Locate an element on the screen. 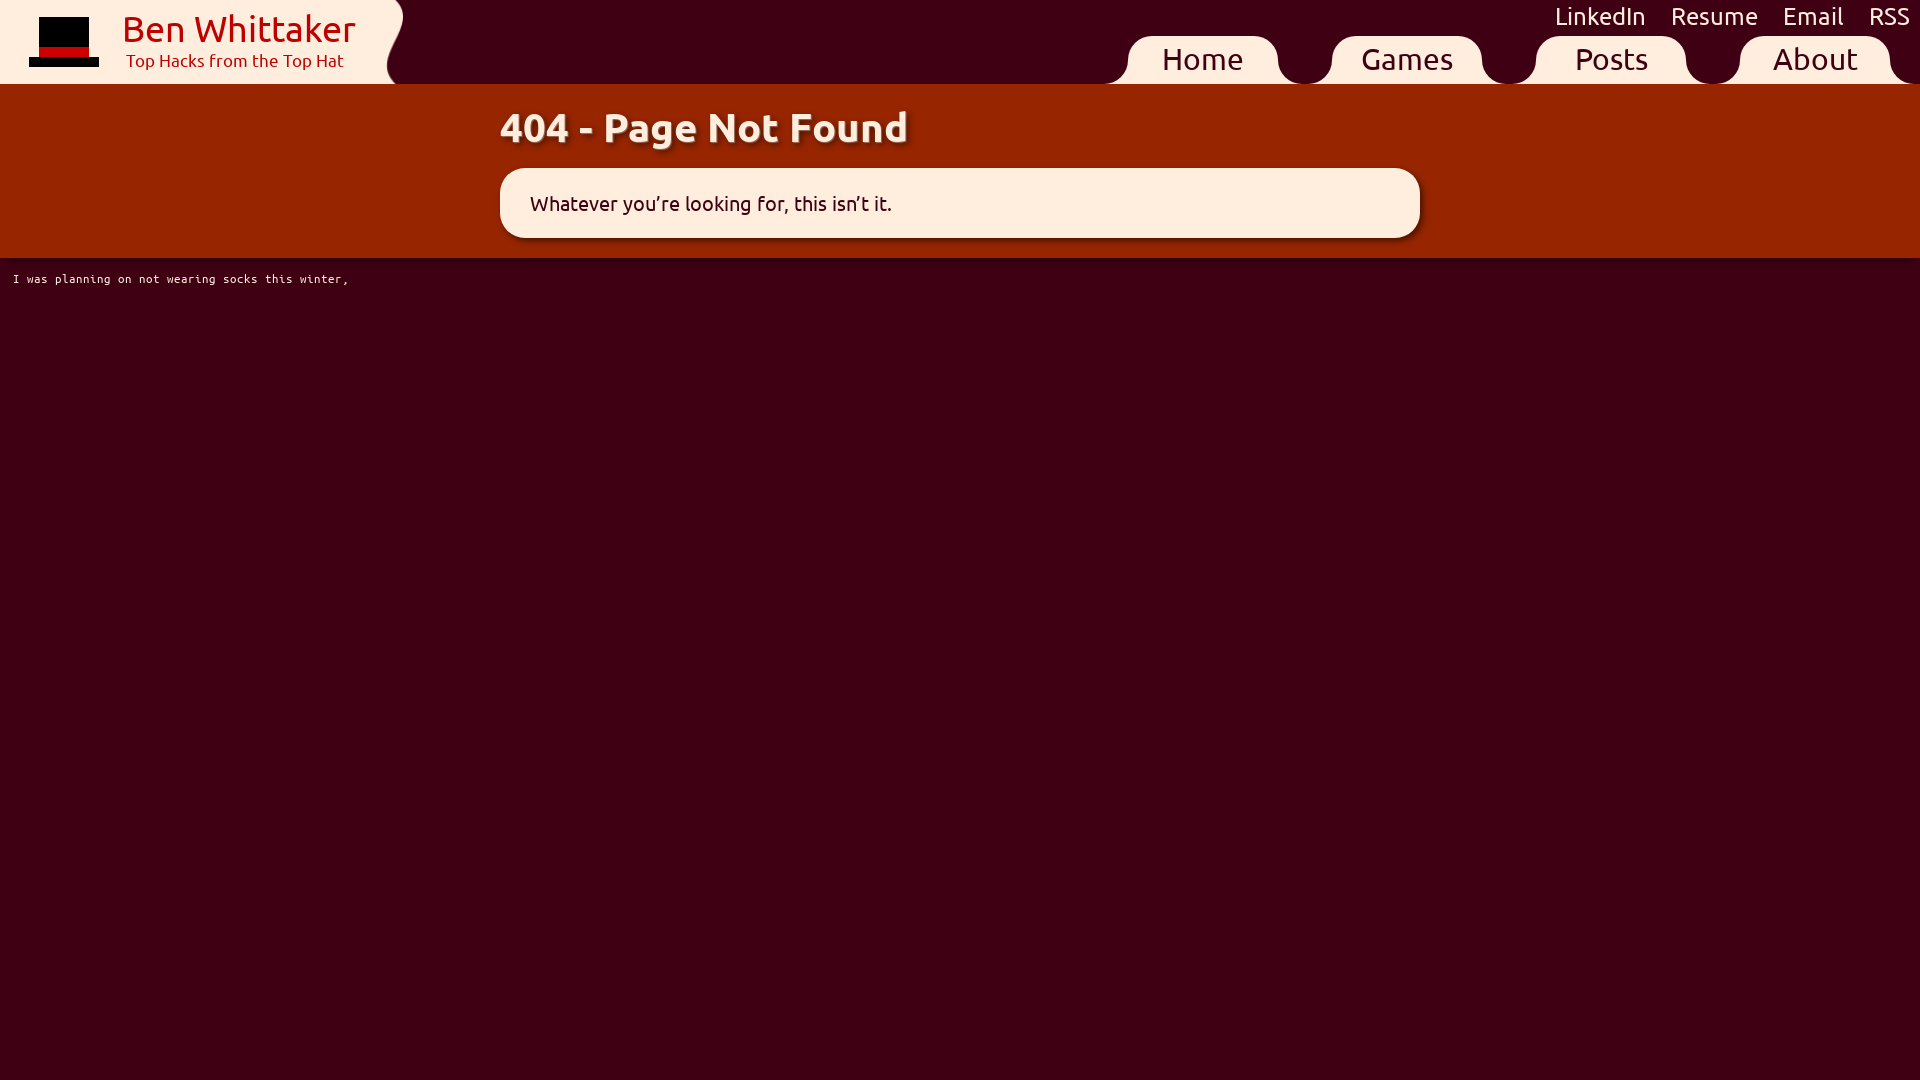 This screenshot has width=1920, height=1080. 'RSS' is located at coordinates (1888, 15).